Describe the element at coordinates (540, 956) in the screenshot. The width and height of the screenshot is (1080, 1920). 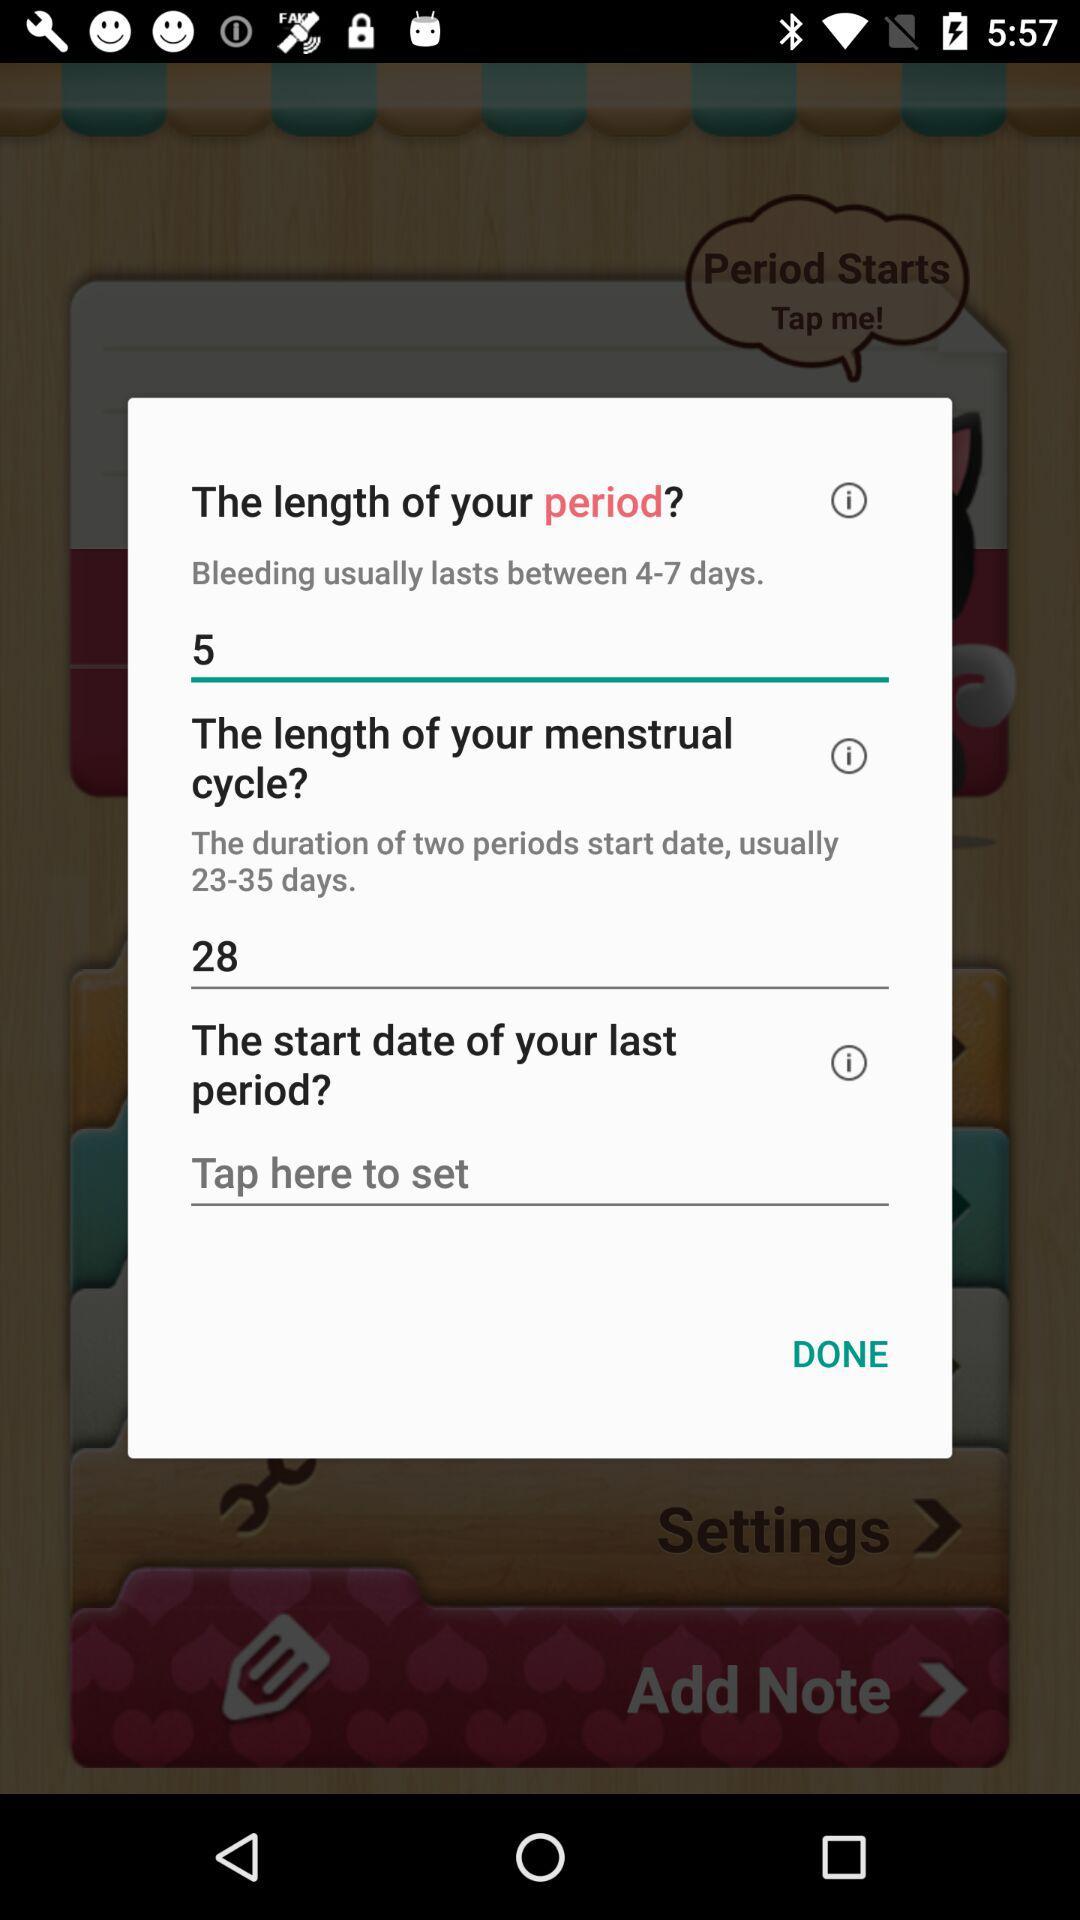
I see `item below the the duration of icon` at that location.